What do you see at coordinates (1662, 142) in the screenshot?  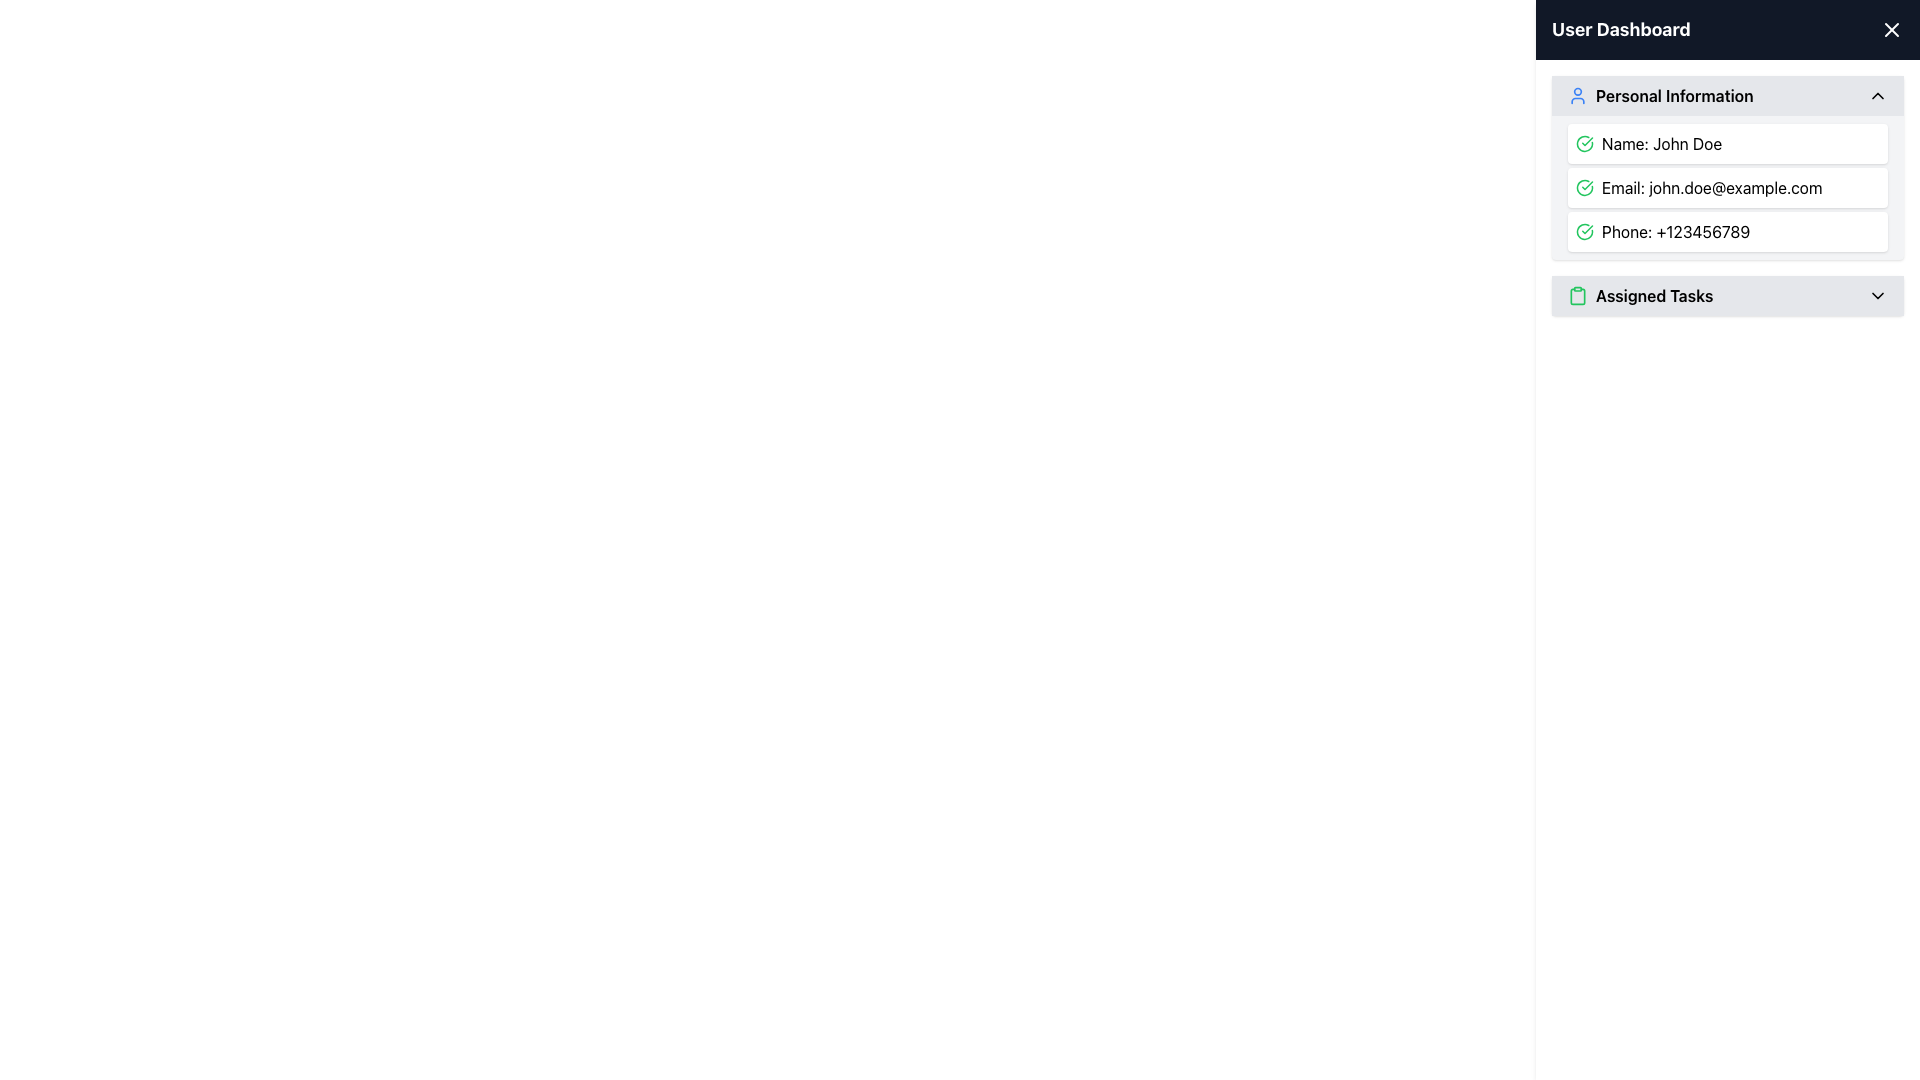 I see `the text label displaying 'Name: John Doe' in black text on a white background, located near the top of the 'Personal Information' panel, next to a green check icon` at bounding box center [1662, 142].